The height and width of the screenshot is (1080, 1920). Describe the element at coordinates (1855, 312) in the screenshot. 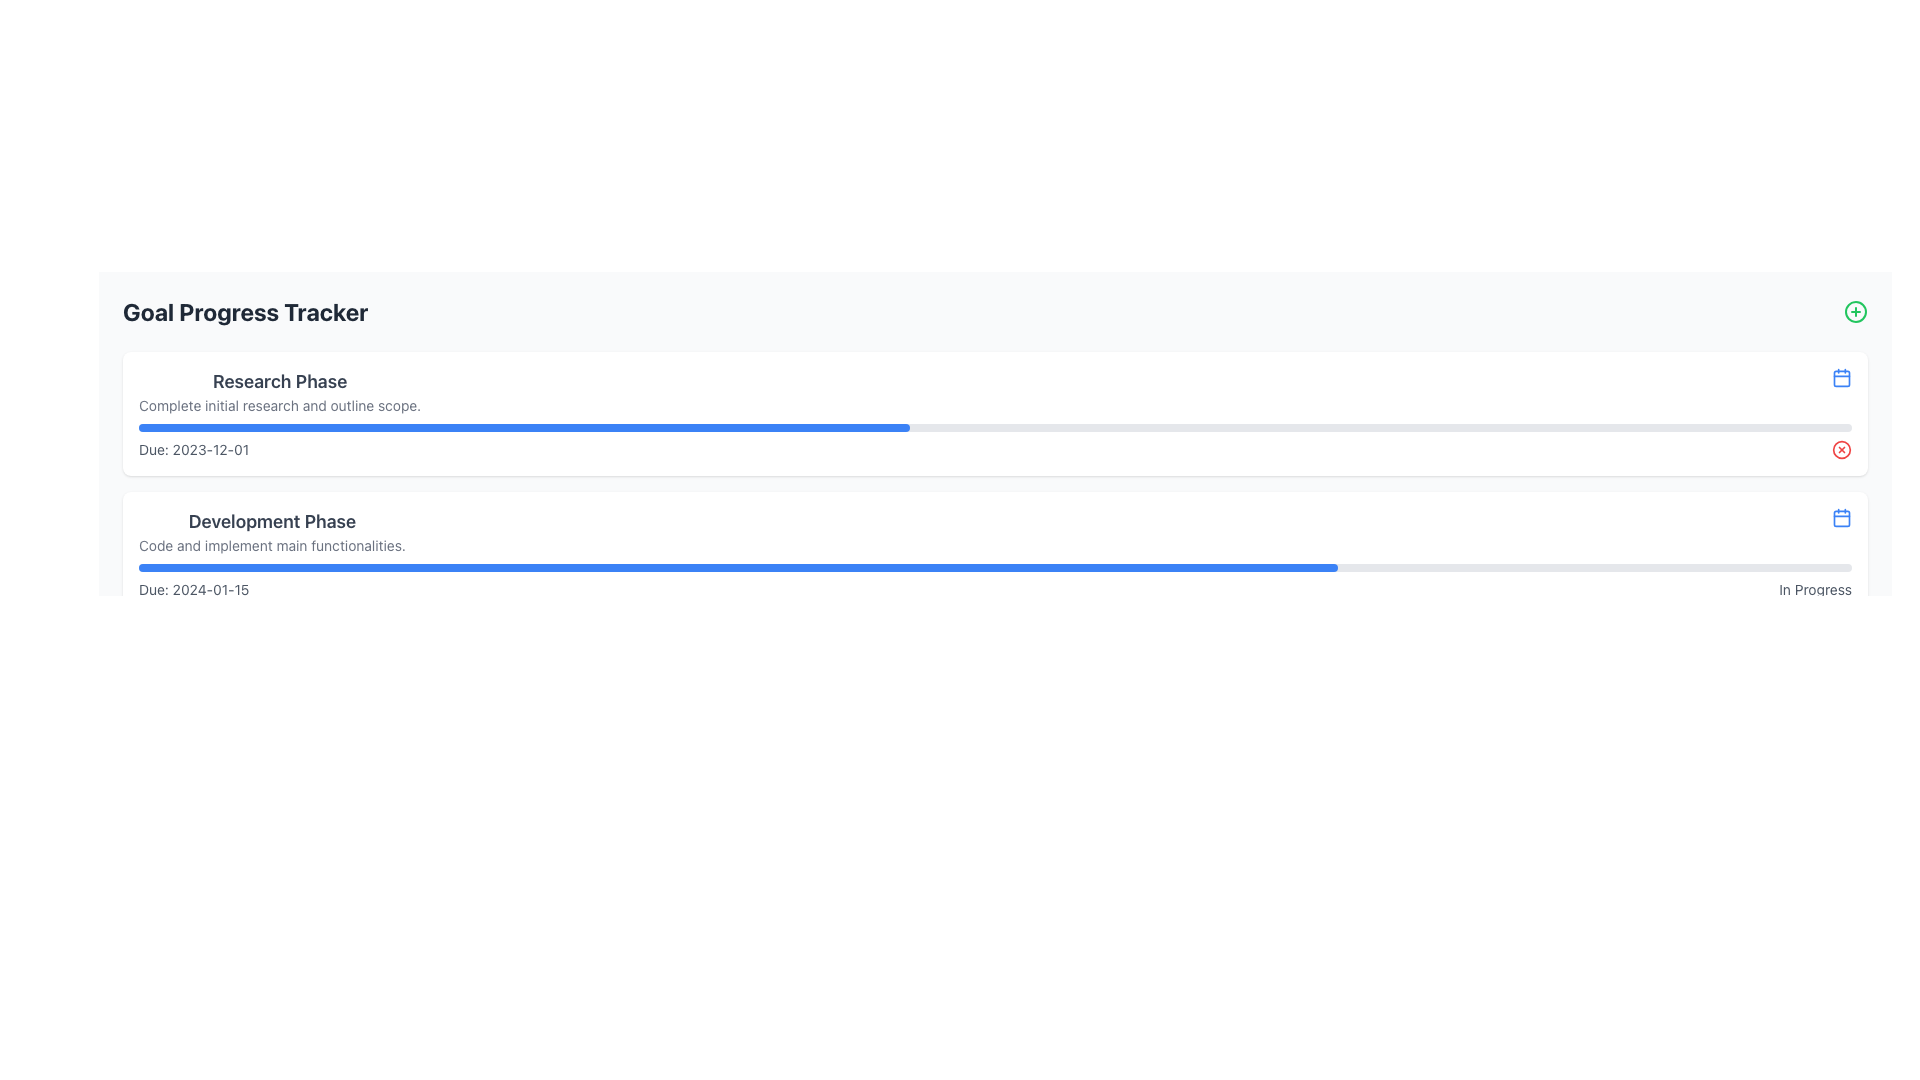

I see `the SVG circle element with a thin green outline, located in the top-right corner of the interface as part of a 'plus' icon` at that location.